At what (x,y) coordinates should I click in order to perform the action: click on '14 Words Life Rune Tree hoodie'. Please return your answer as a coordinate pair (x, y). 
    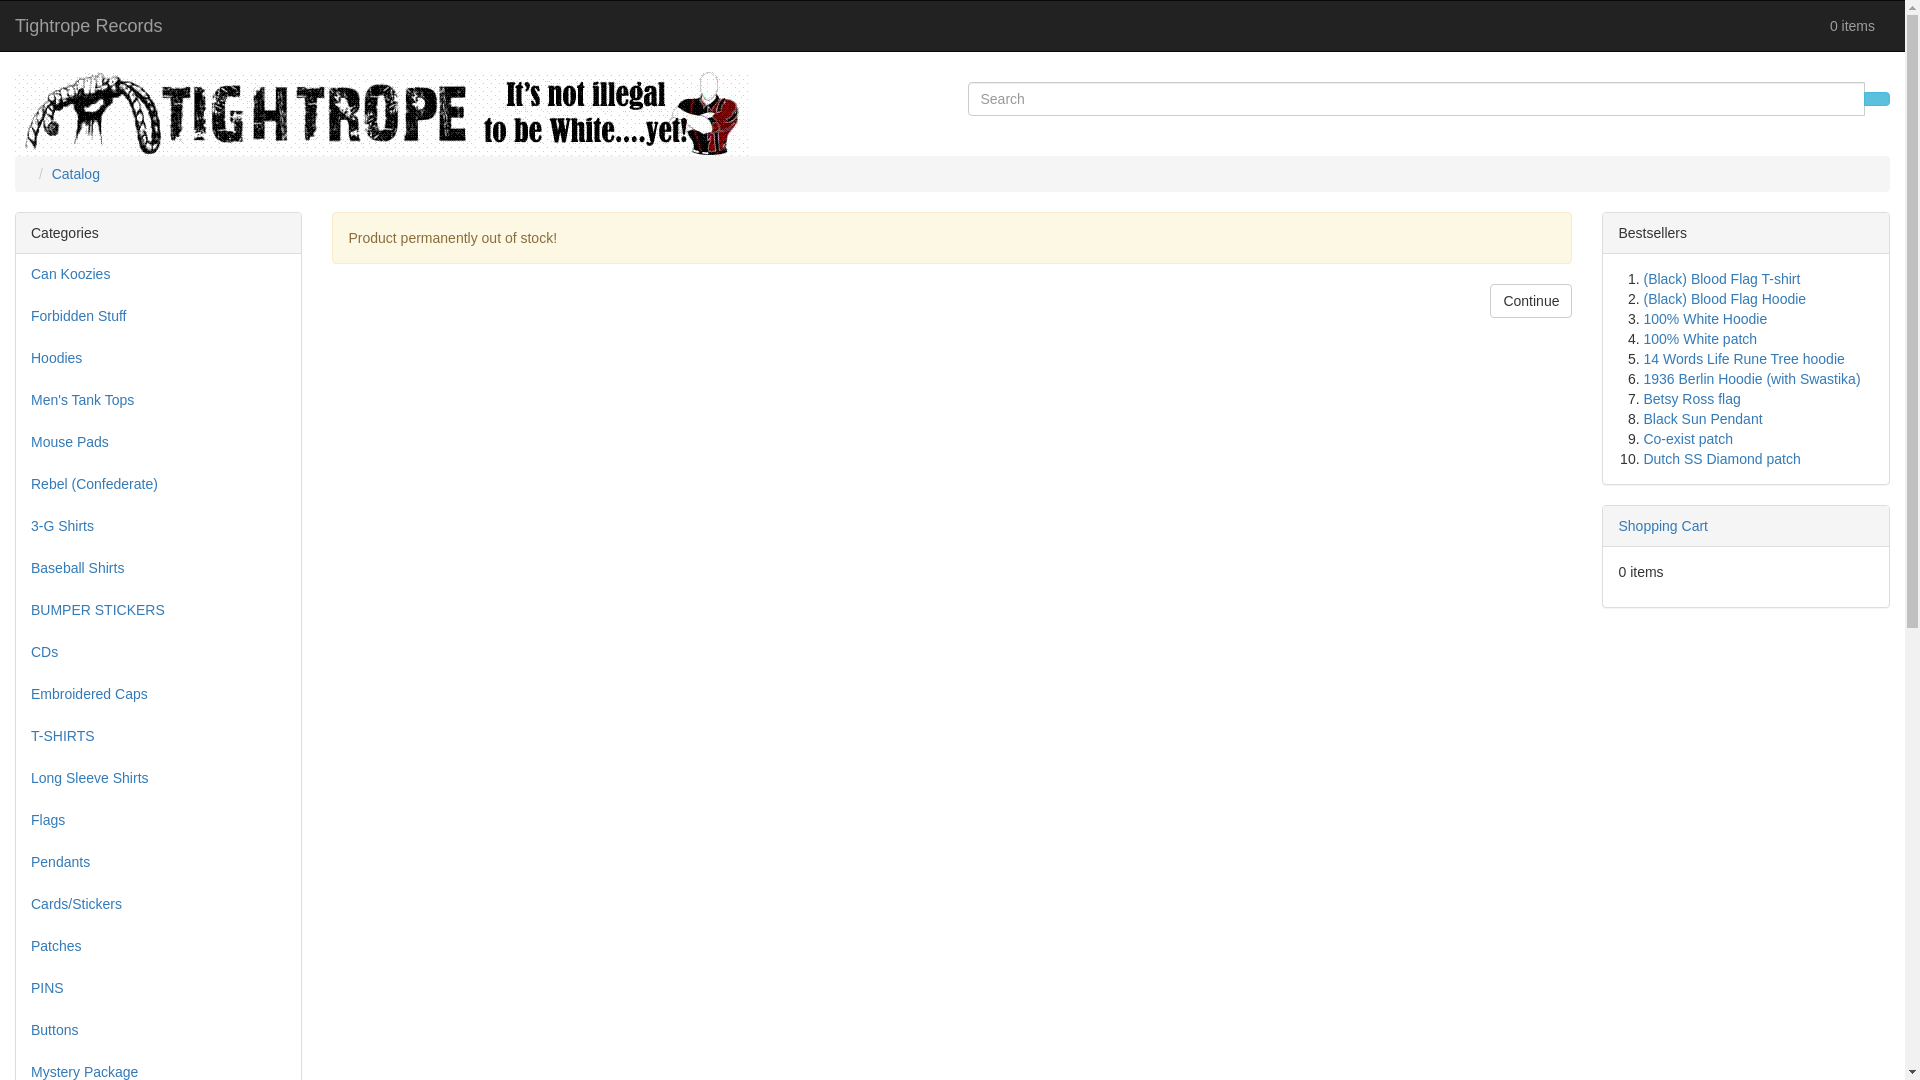
    Looking at the image, I should click on (1642, 357).